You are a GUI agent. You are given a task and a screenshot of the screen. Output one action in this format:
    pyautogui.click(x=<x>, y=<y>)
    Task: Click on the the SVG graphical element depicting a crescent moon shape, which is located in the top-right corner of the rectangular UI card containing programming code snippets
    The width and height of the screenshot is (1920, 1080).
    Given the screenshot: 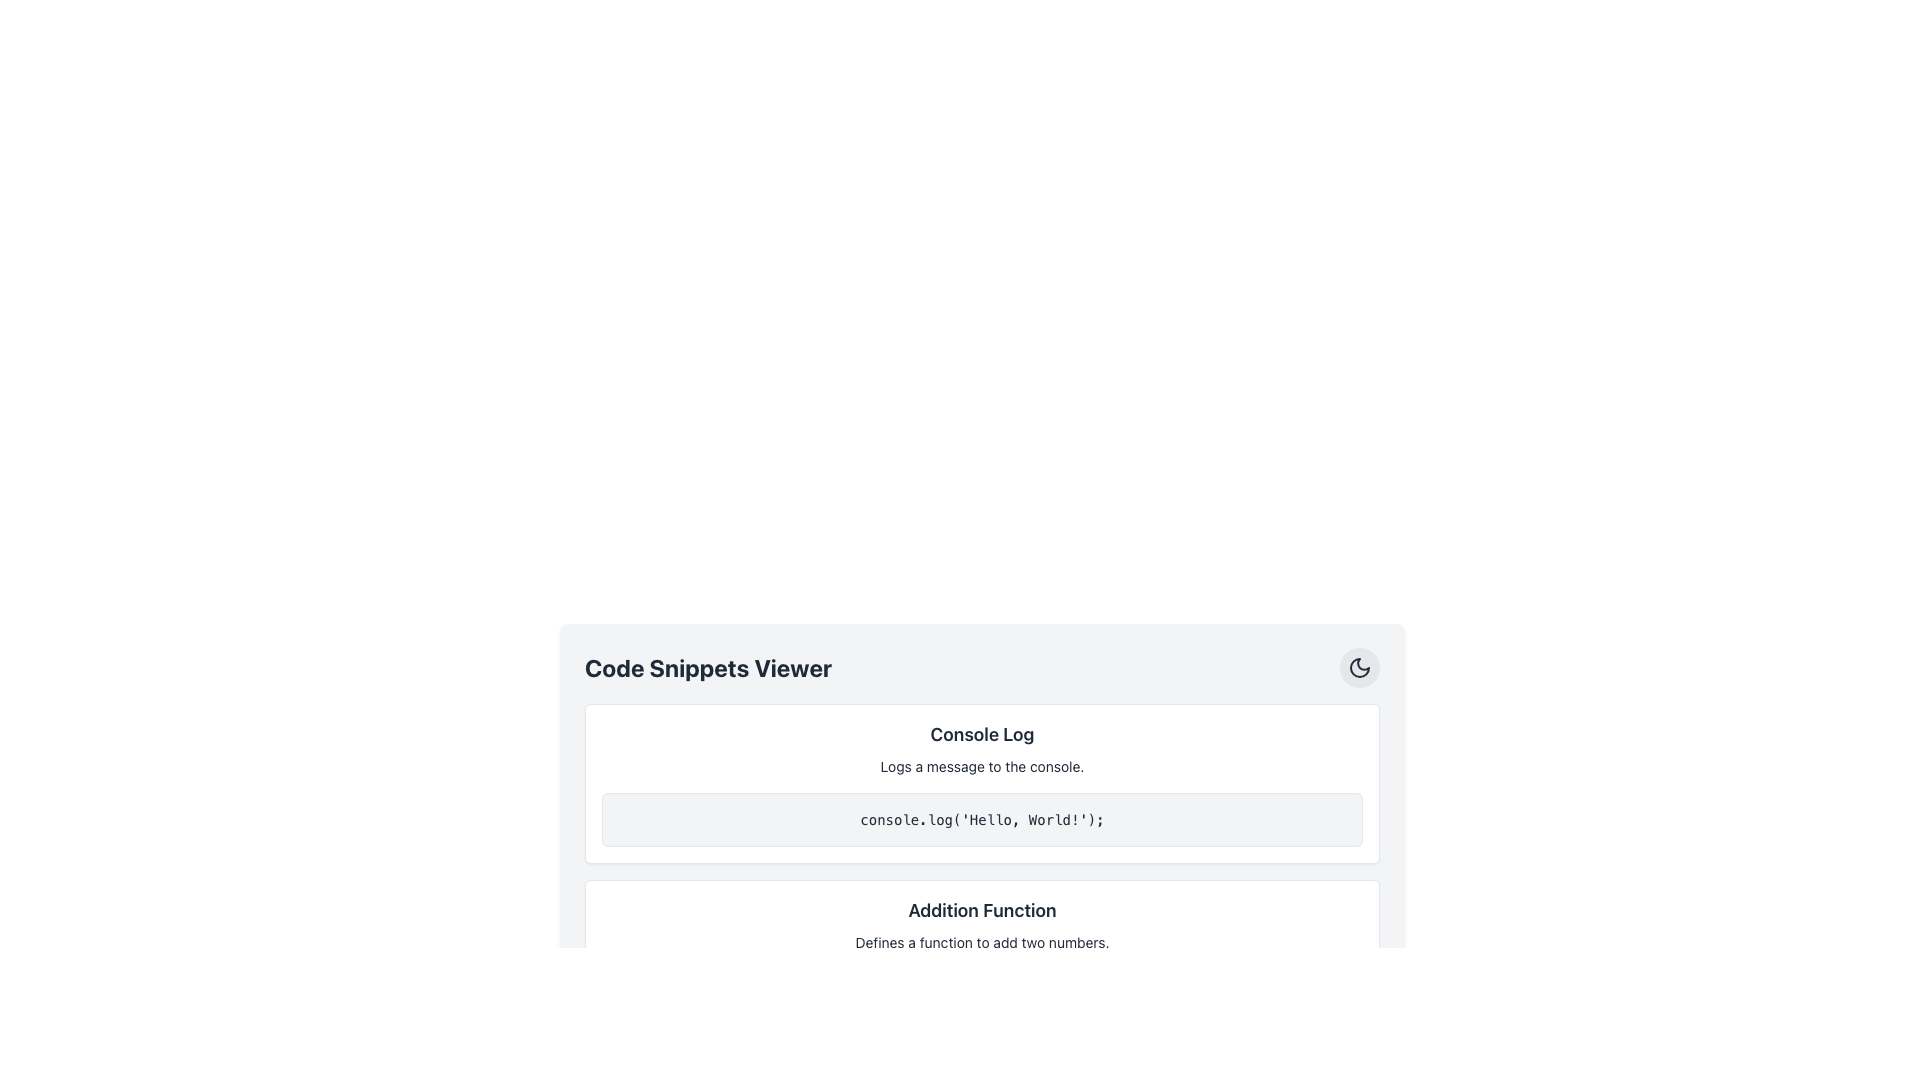 What is the action you would take?
    pyautogui.click(x=1359, y=667)
    